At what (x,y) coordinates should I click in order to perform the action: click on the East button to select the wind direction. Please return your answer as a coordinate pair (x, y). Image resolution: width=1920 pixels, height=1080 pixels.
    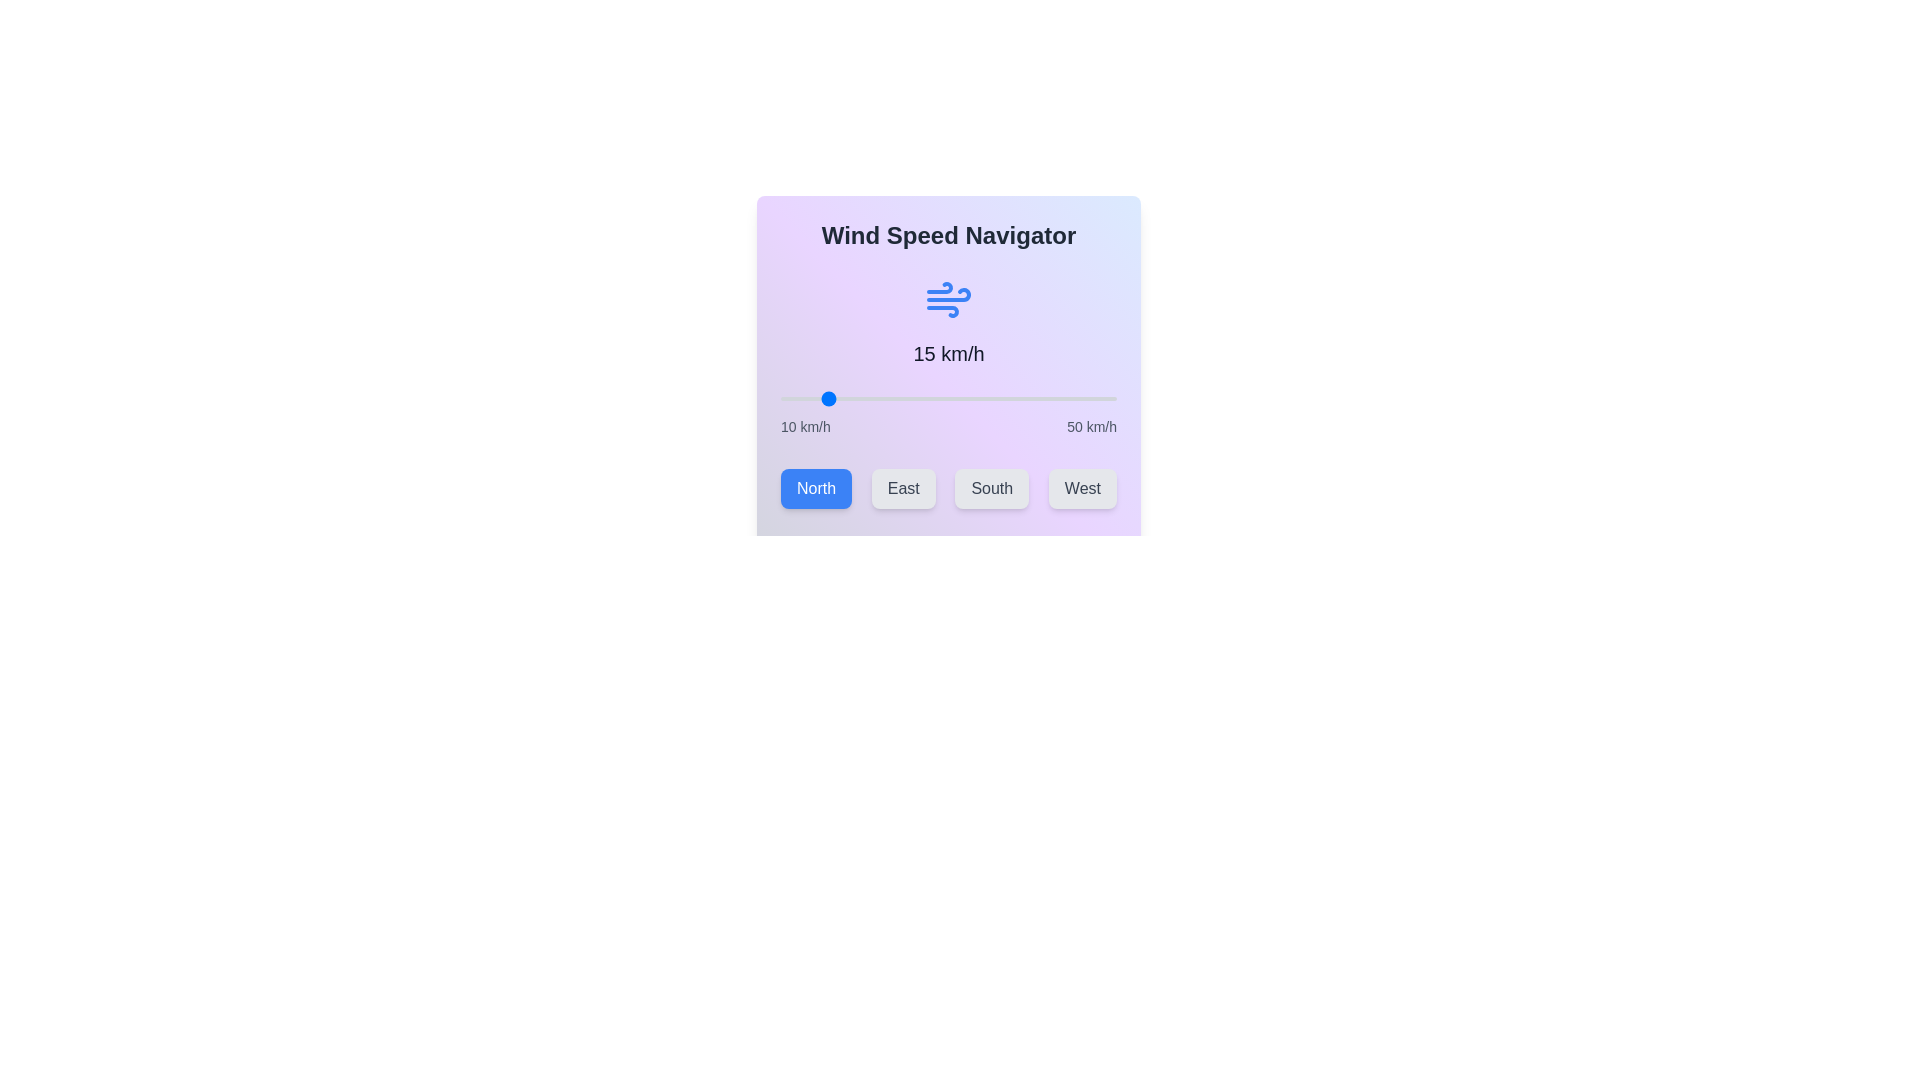
    Looking at the image, I should click on (902, 489).